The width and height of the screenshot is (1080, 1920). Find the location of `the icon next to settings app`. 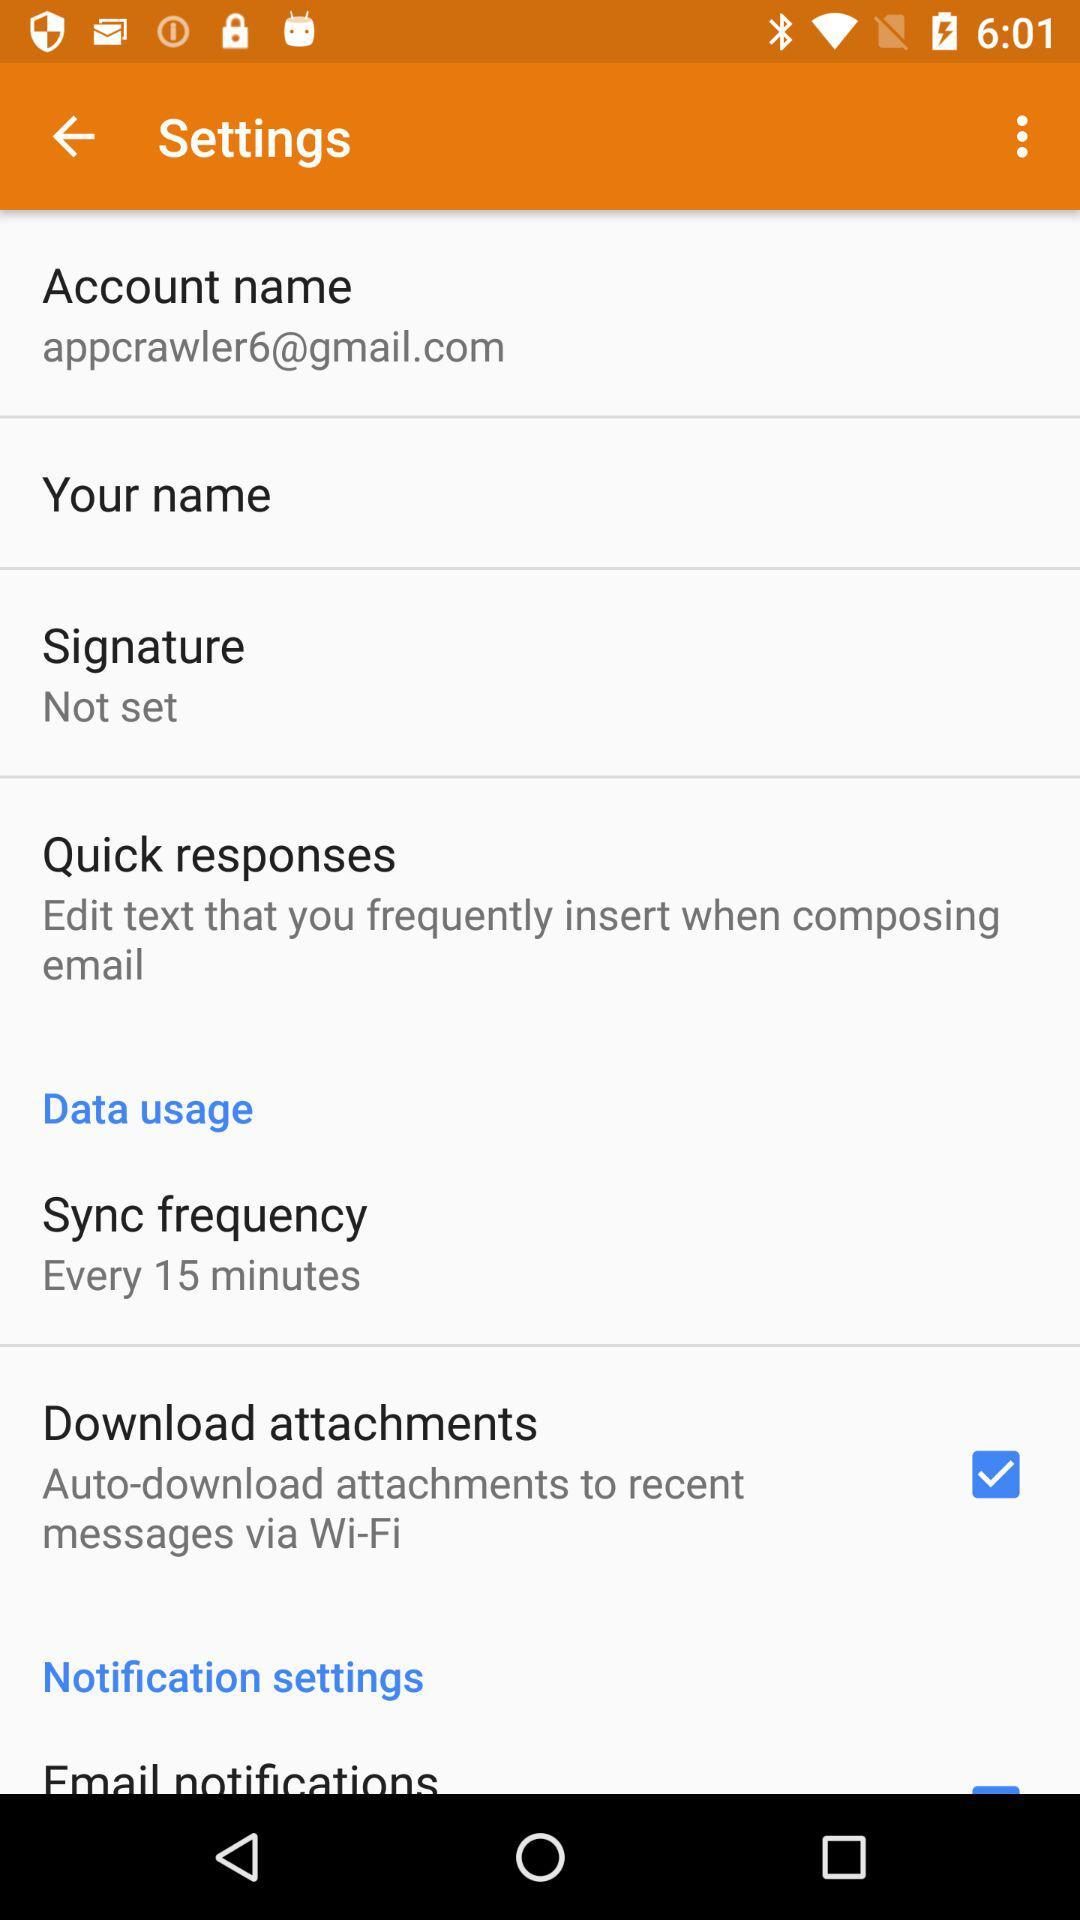

the icon next to settings app is located at coordinates (72, 135).